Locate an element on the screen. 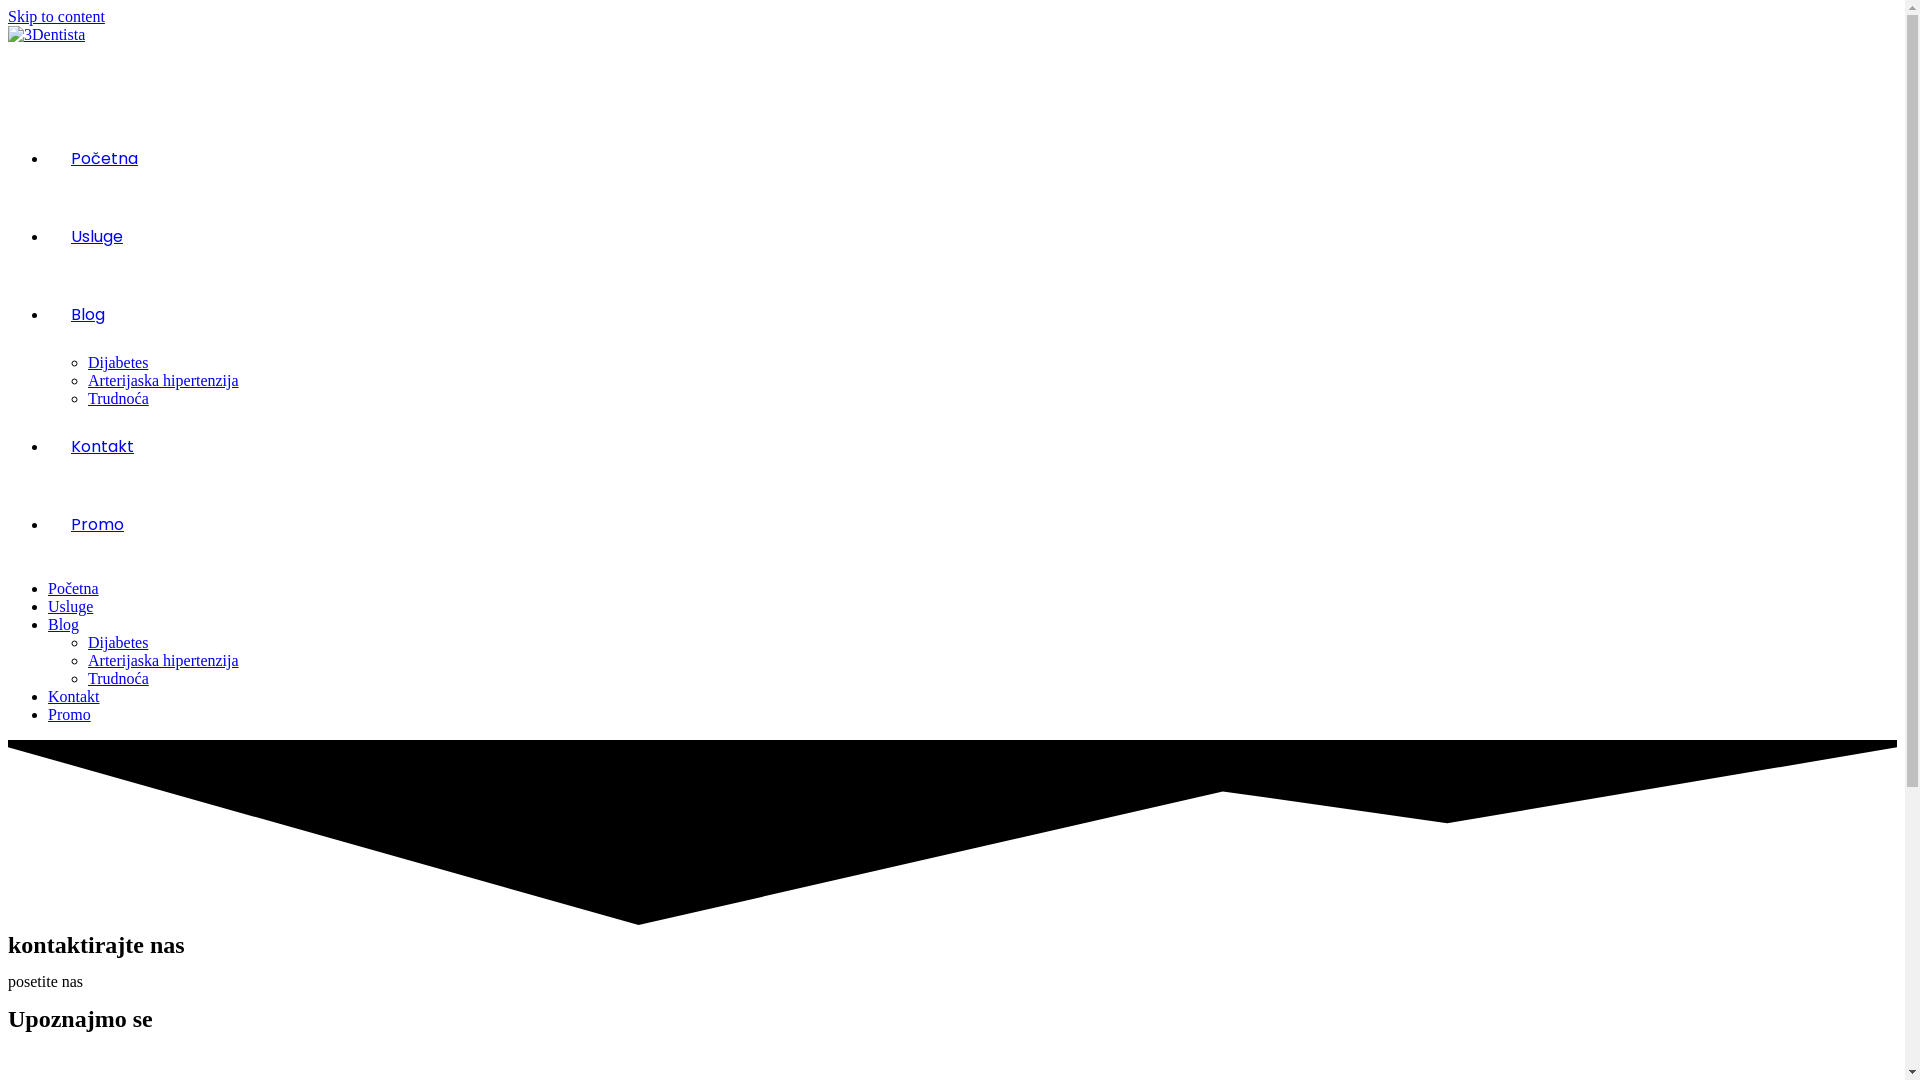 The image size is (1920, 1080). 'Usluge' is located at coordinates (48, 605).